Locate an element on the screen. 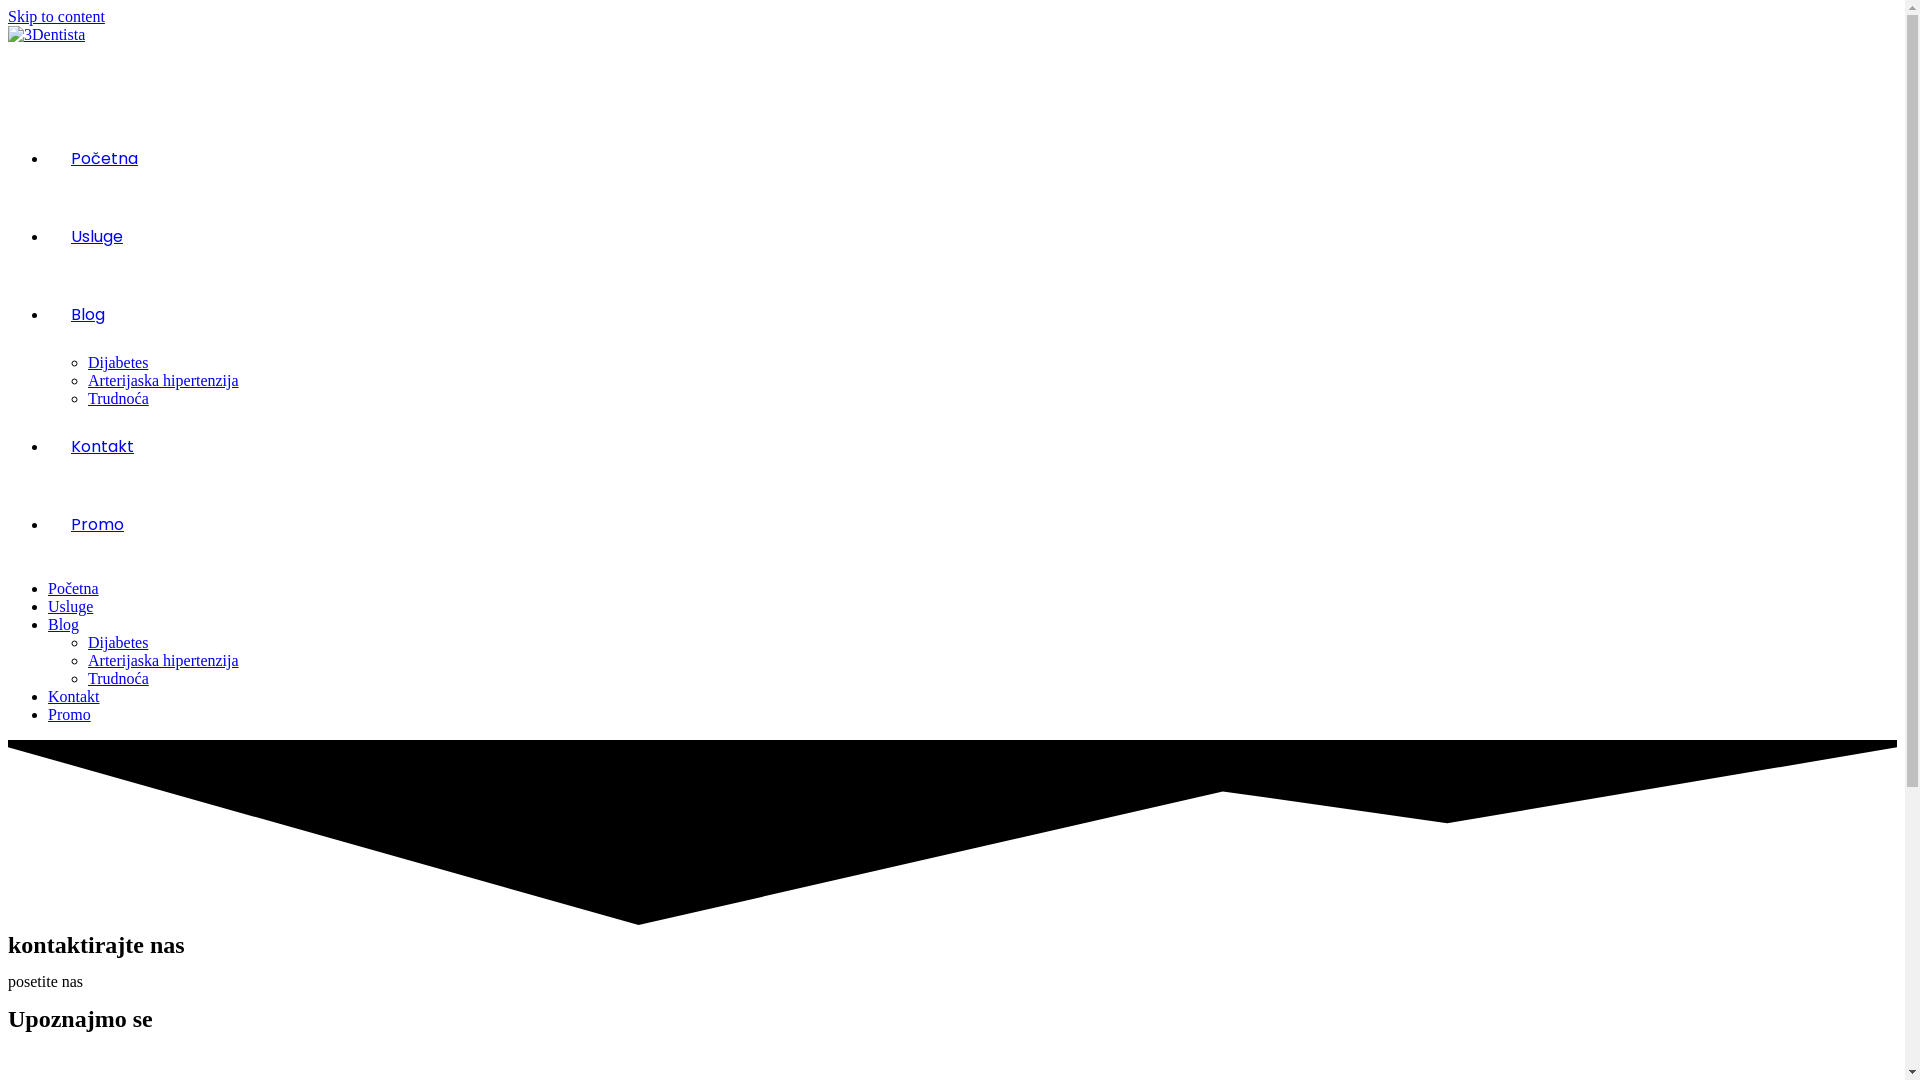 The image size is (1920, 1080). 'Usluge' is located at coordinates (48, 605).